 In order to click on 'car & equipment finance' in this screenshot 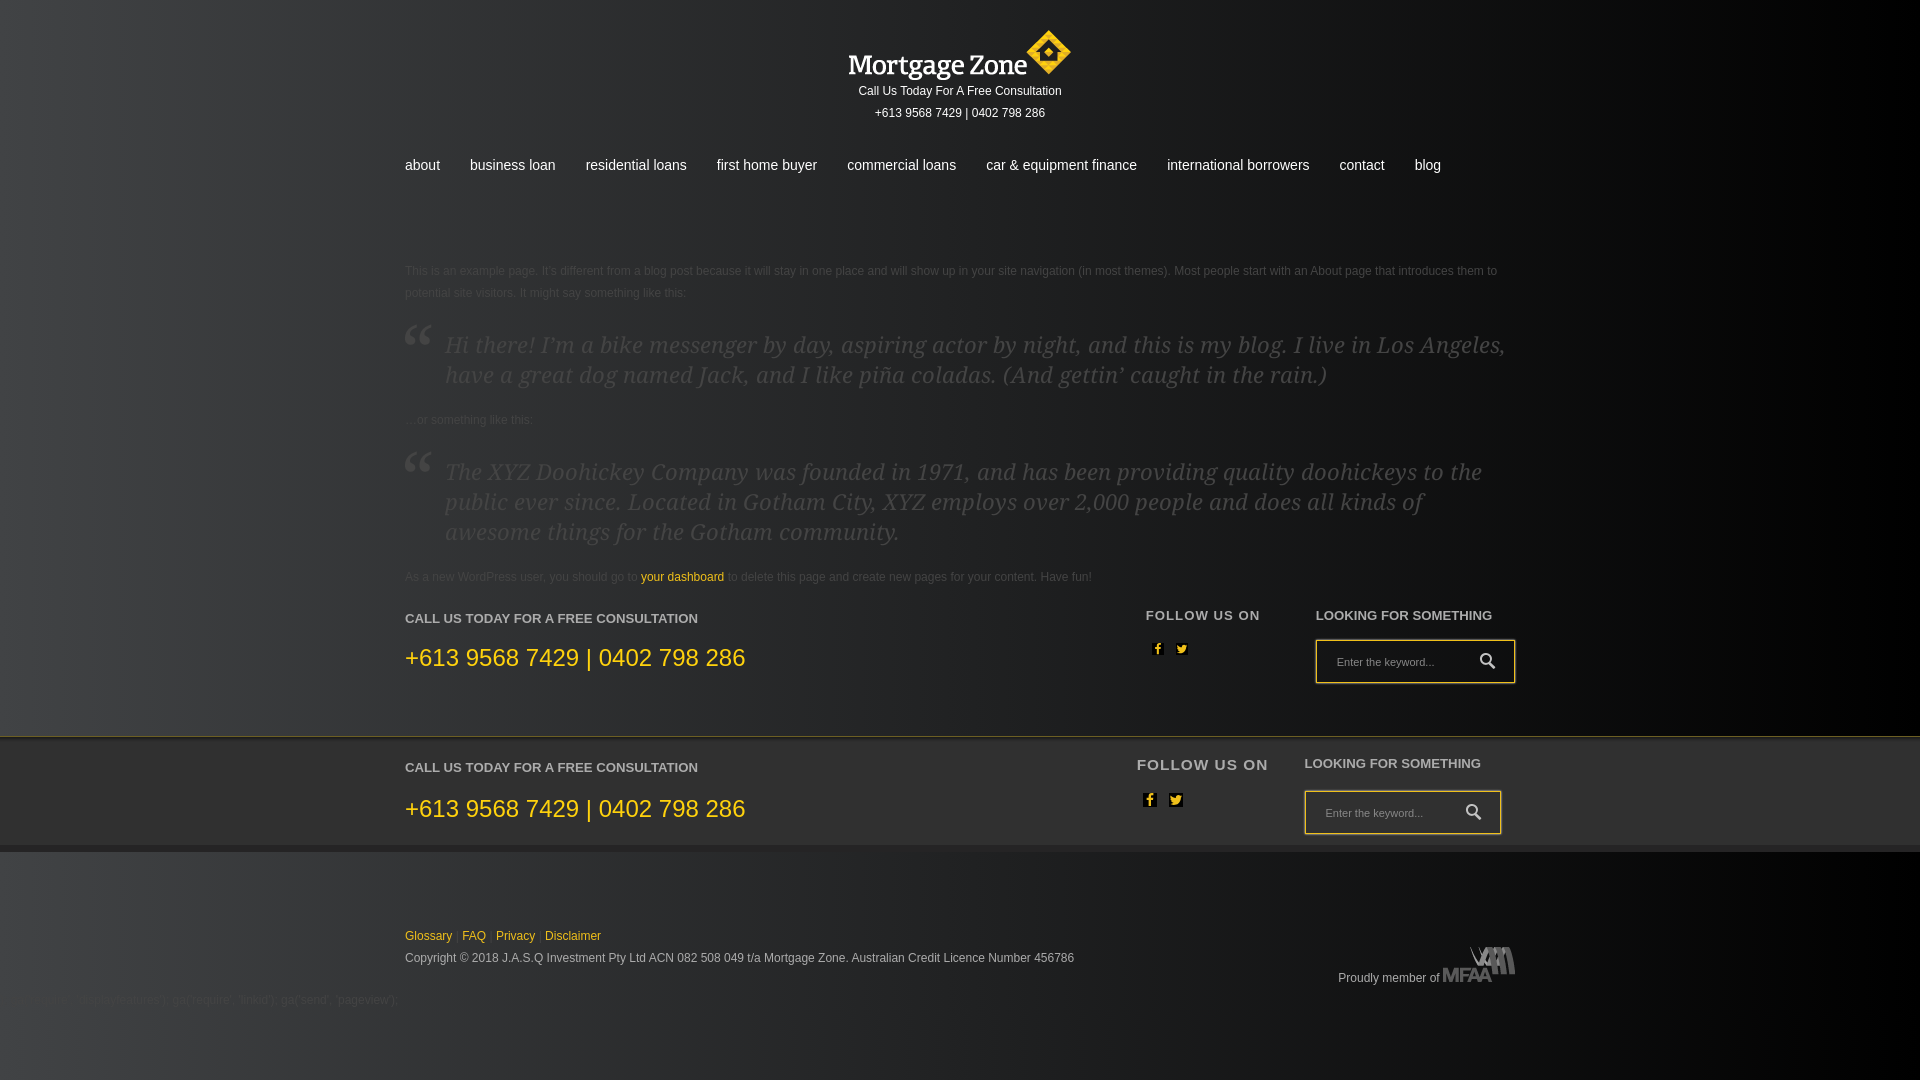, I will do `click(1060, 164)`.